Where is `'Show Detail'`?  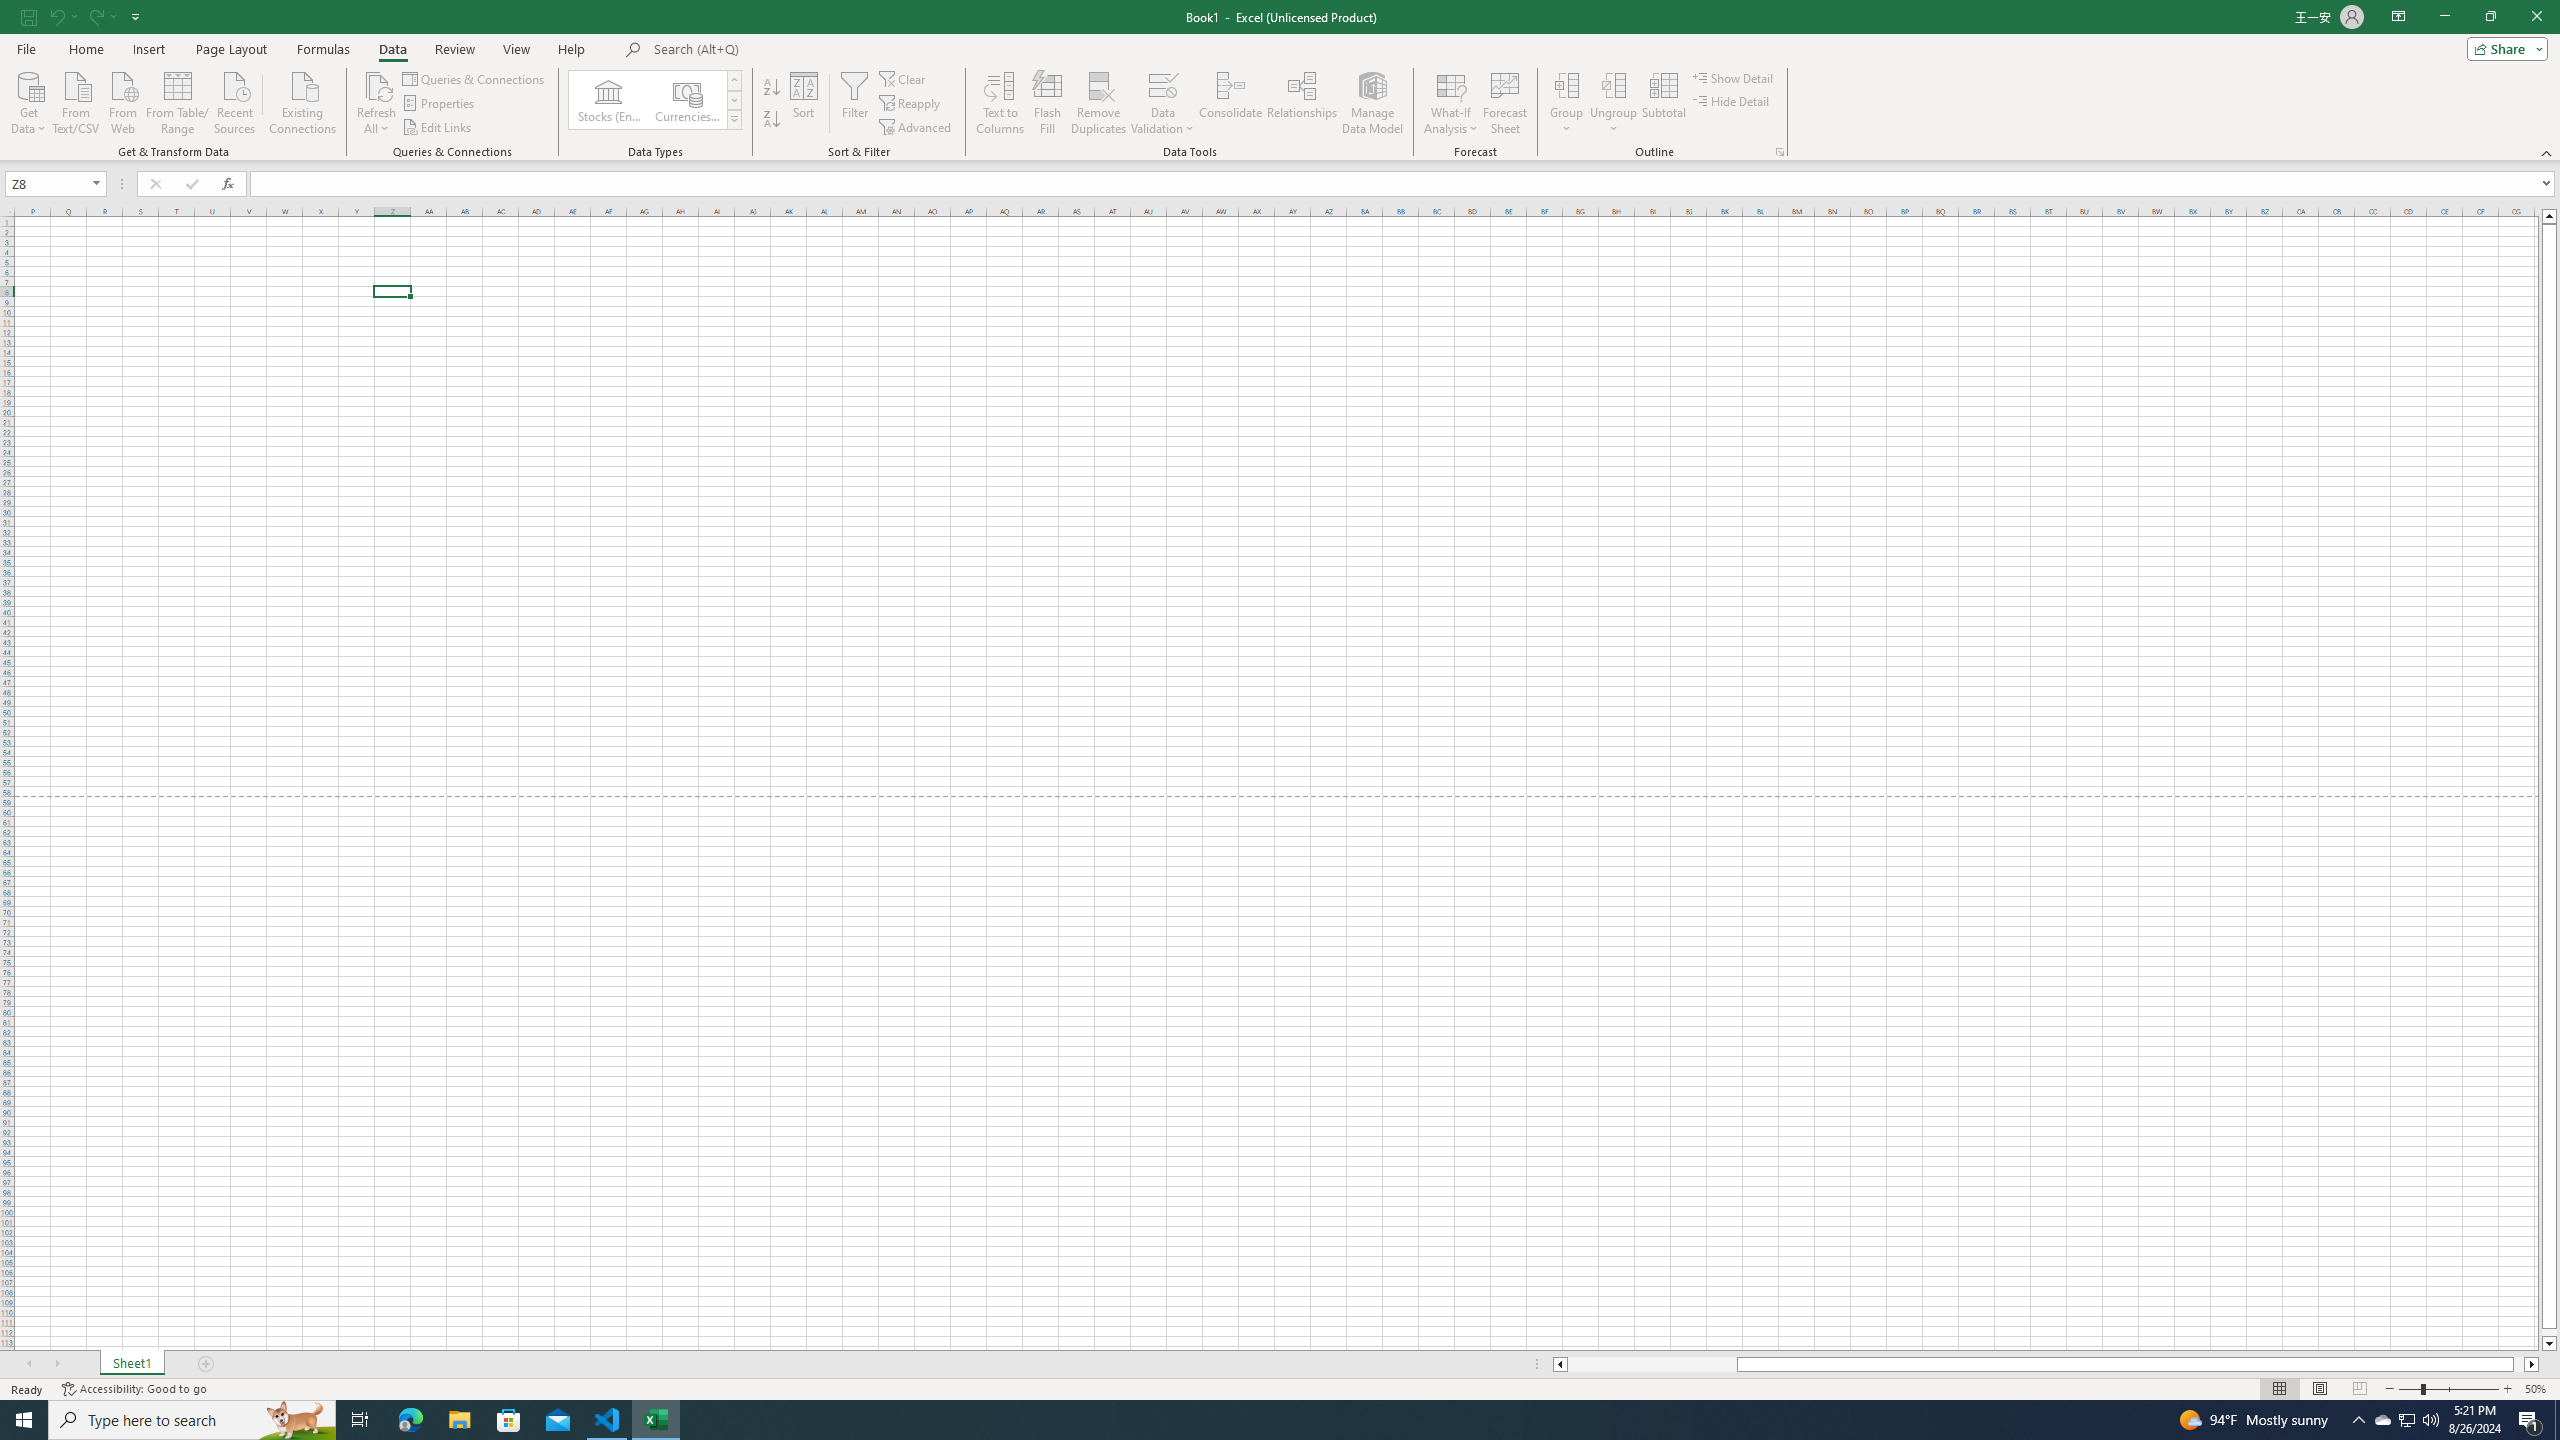
'Show Detail' is located at coordinates (1733, 77).